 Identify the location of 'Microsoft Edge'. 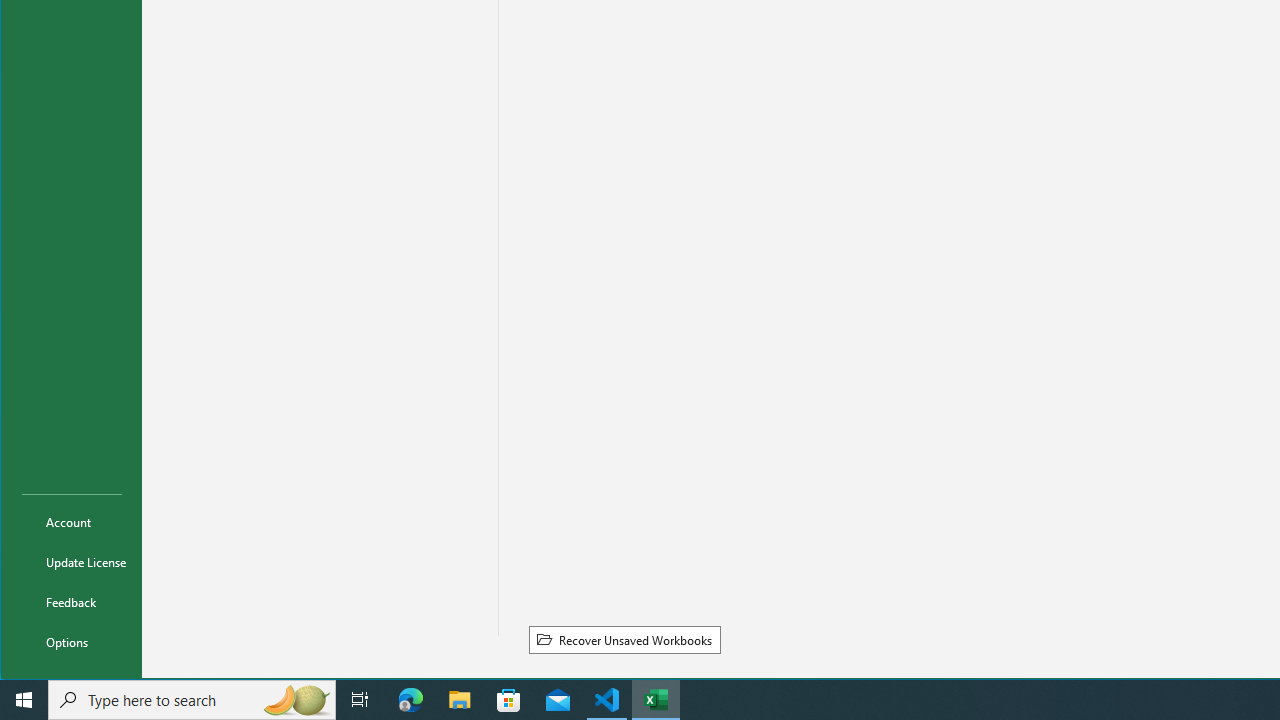
(410, 698).